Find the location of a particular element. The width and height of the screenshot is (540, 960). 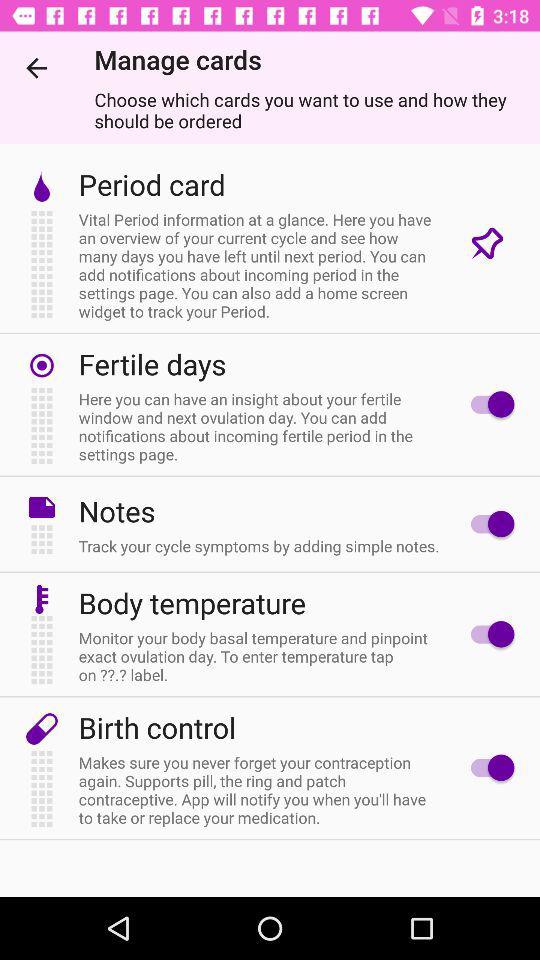

the item to the left of the manage cards item is located at coordinates (36, 68).